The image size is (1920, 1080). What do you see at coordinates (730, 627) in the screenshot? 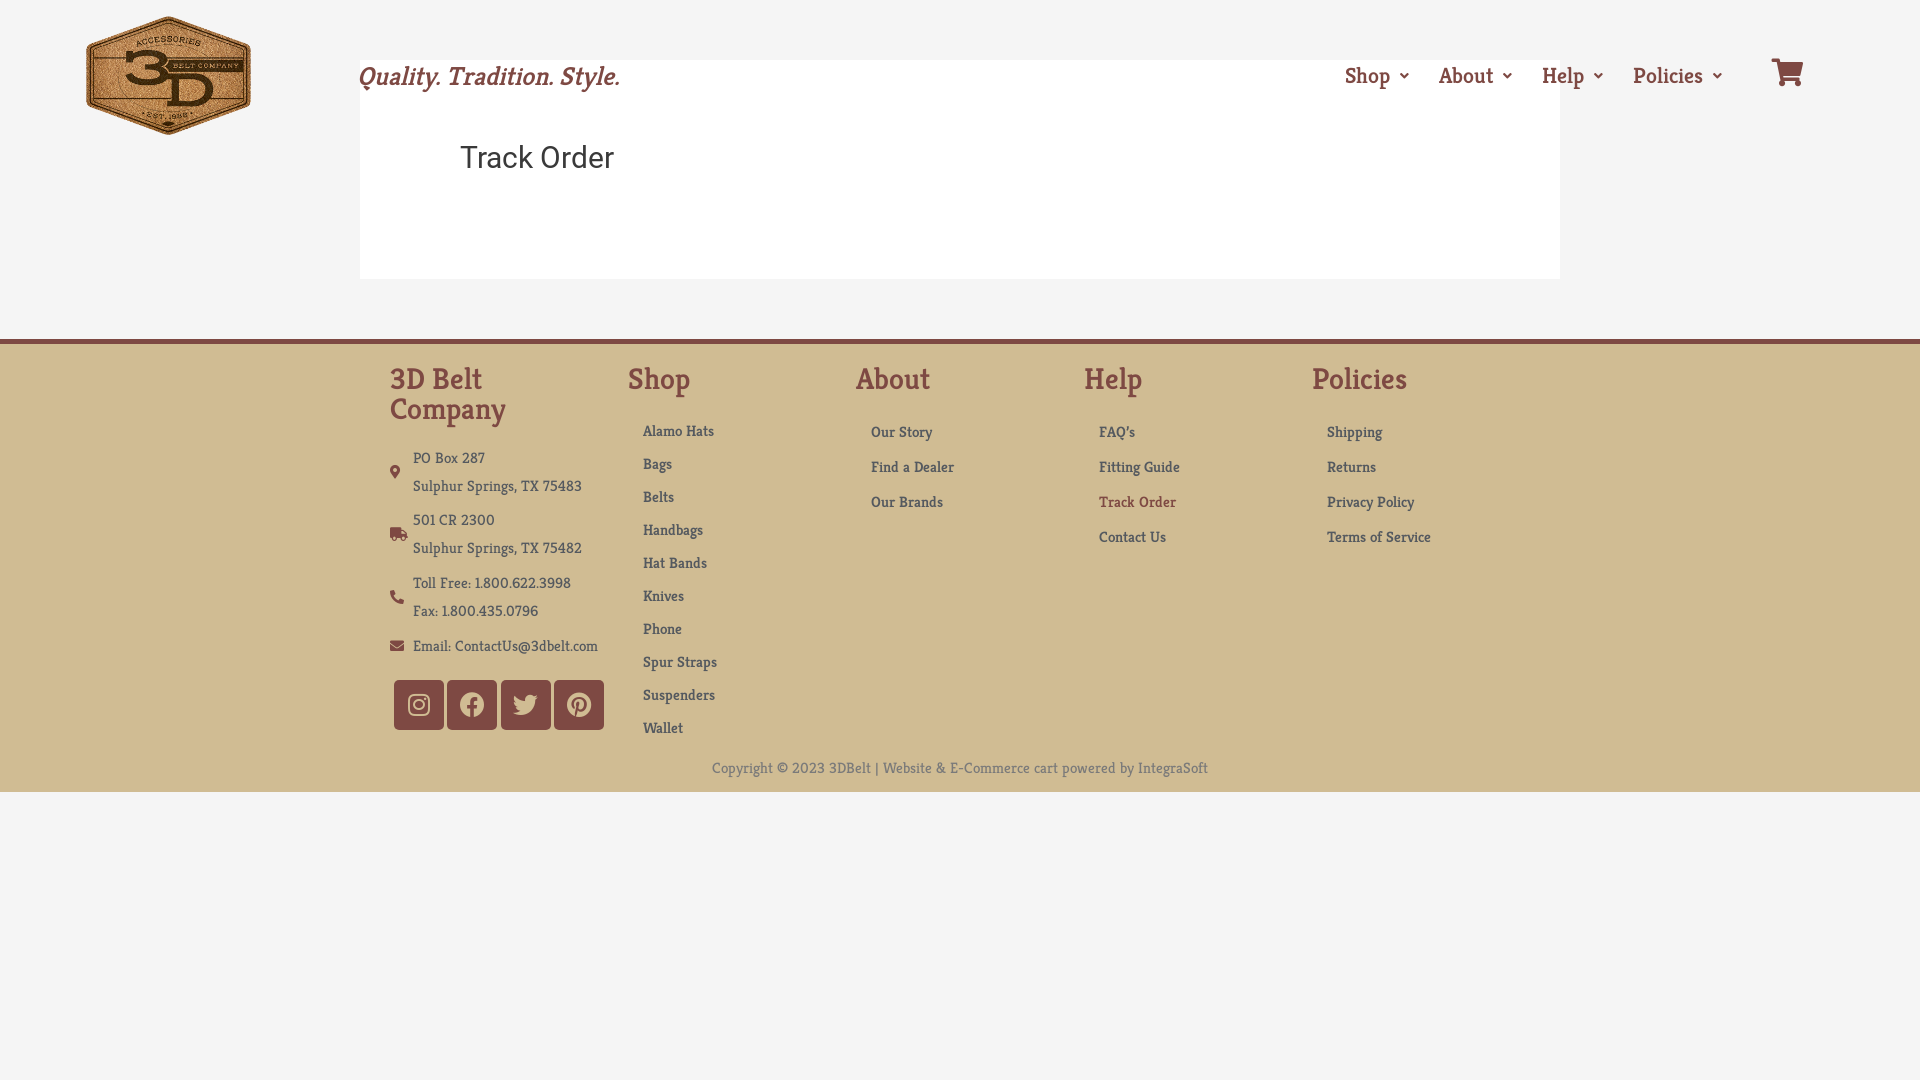
I see `'Phone'` at bounding box center [730, 627].